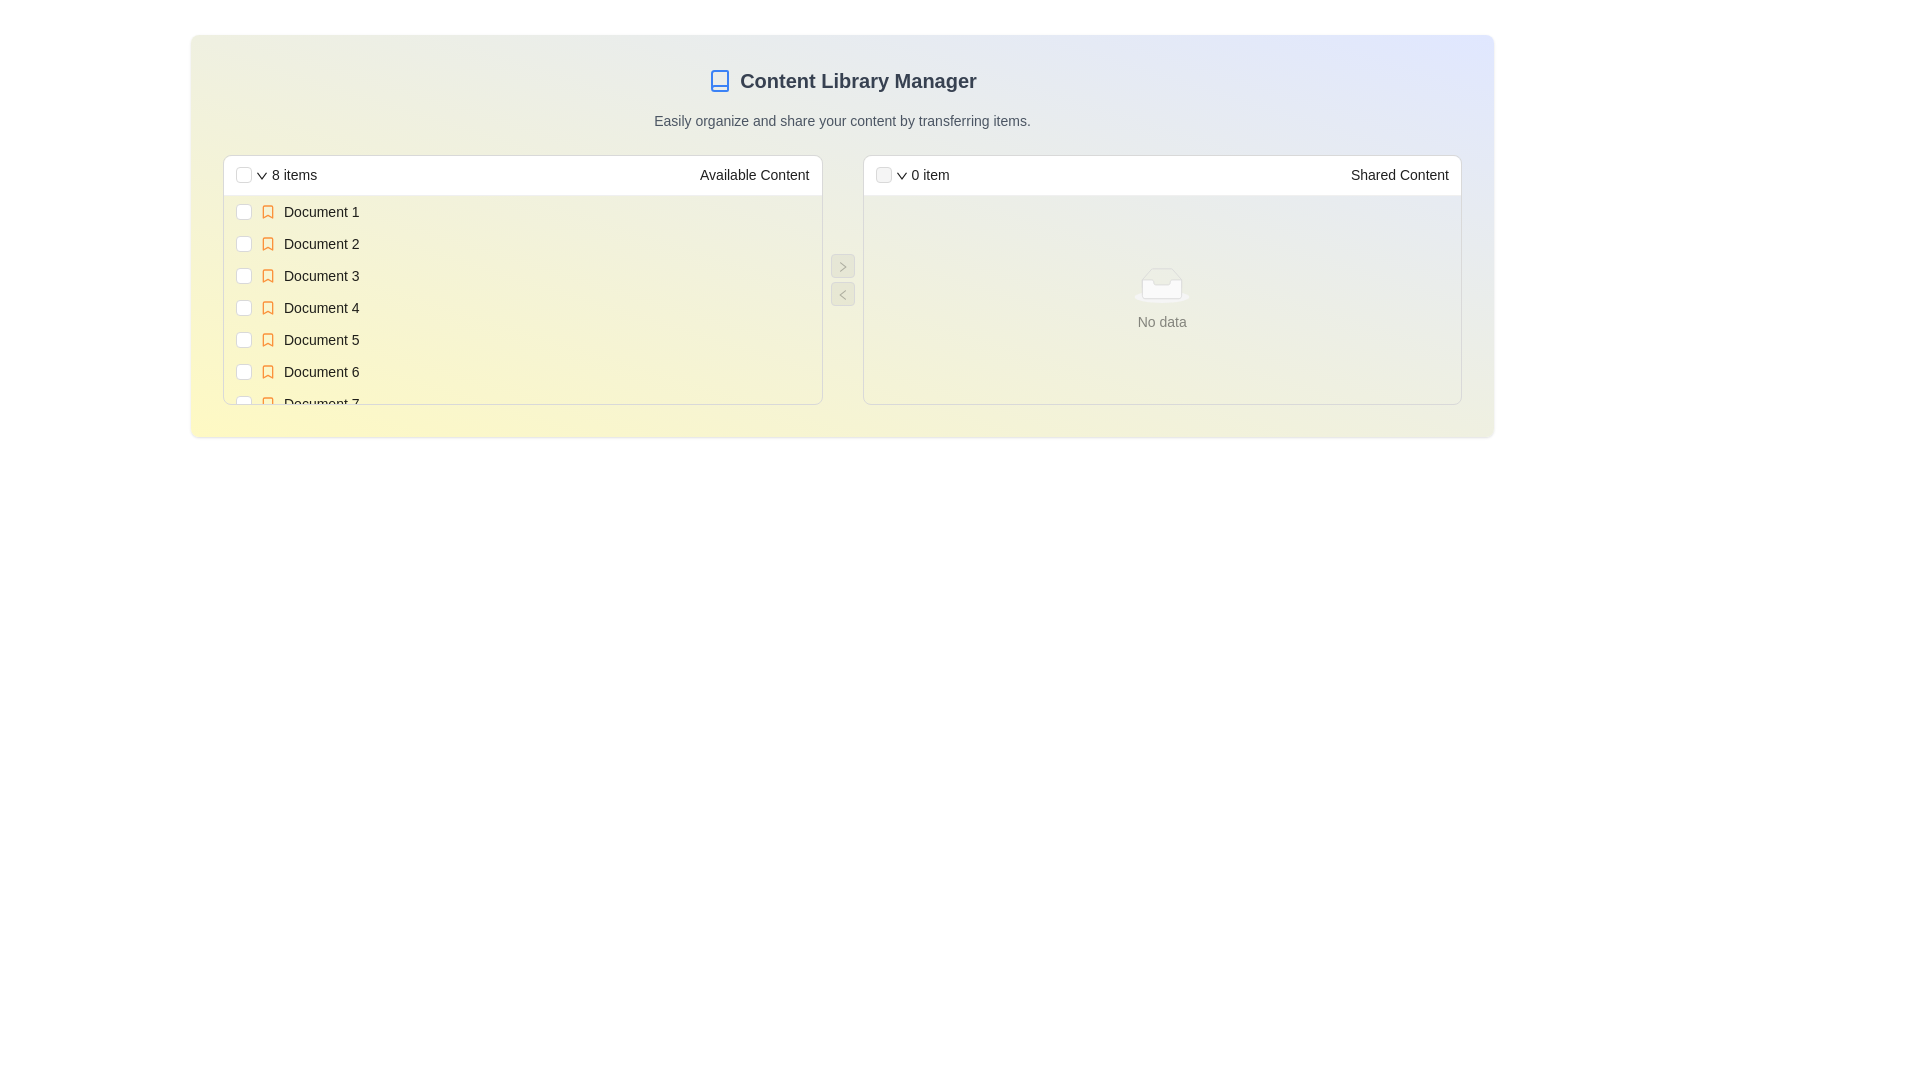  I want to click on the Dropdown menu indicator icon located in the right-hand list labeled 'Shared Content', so click(900, 175).